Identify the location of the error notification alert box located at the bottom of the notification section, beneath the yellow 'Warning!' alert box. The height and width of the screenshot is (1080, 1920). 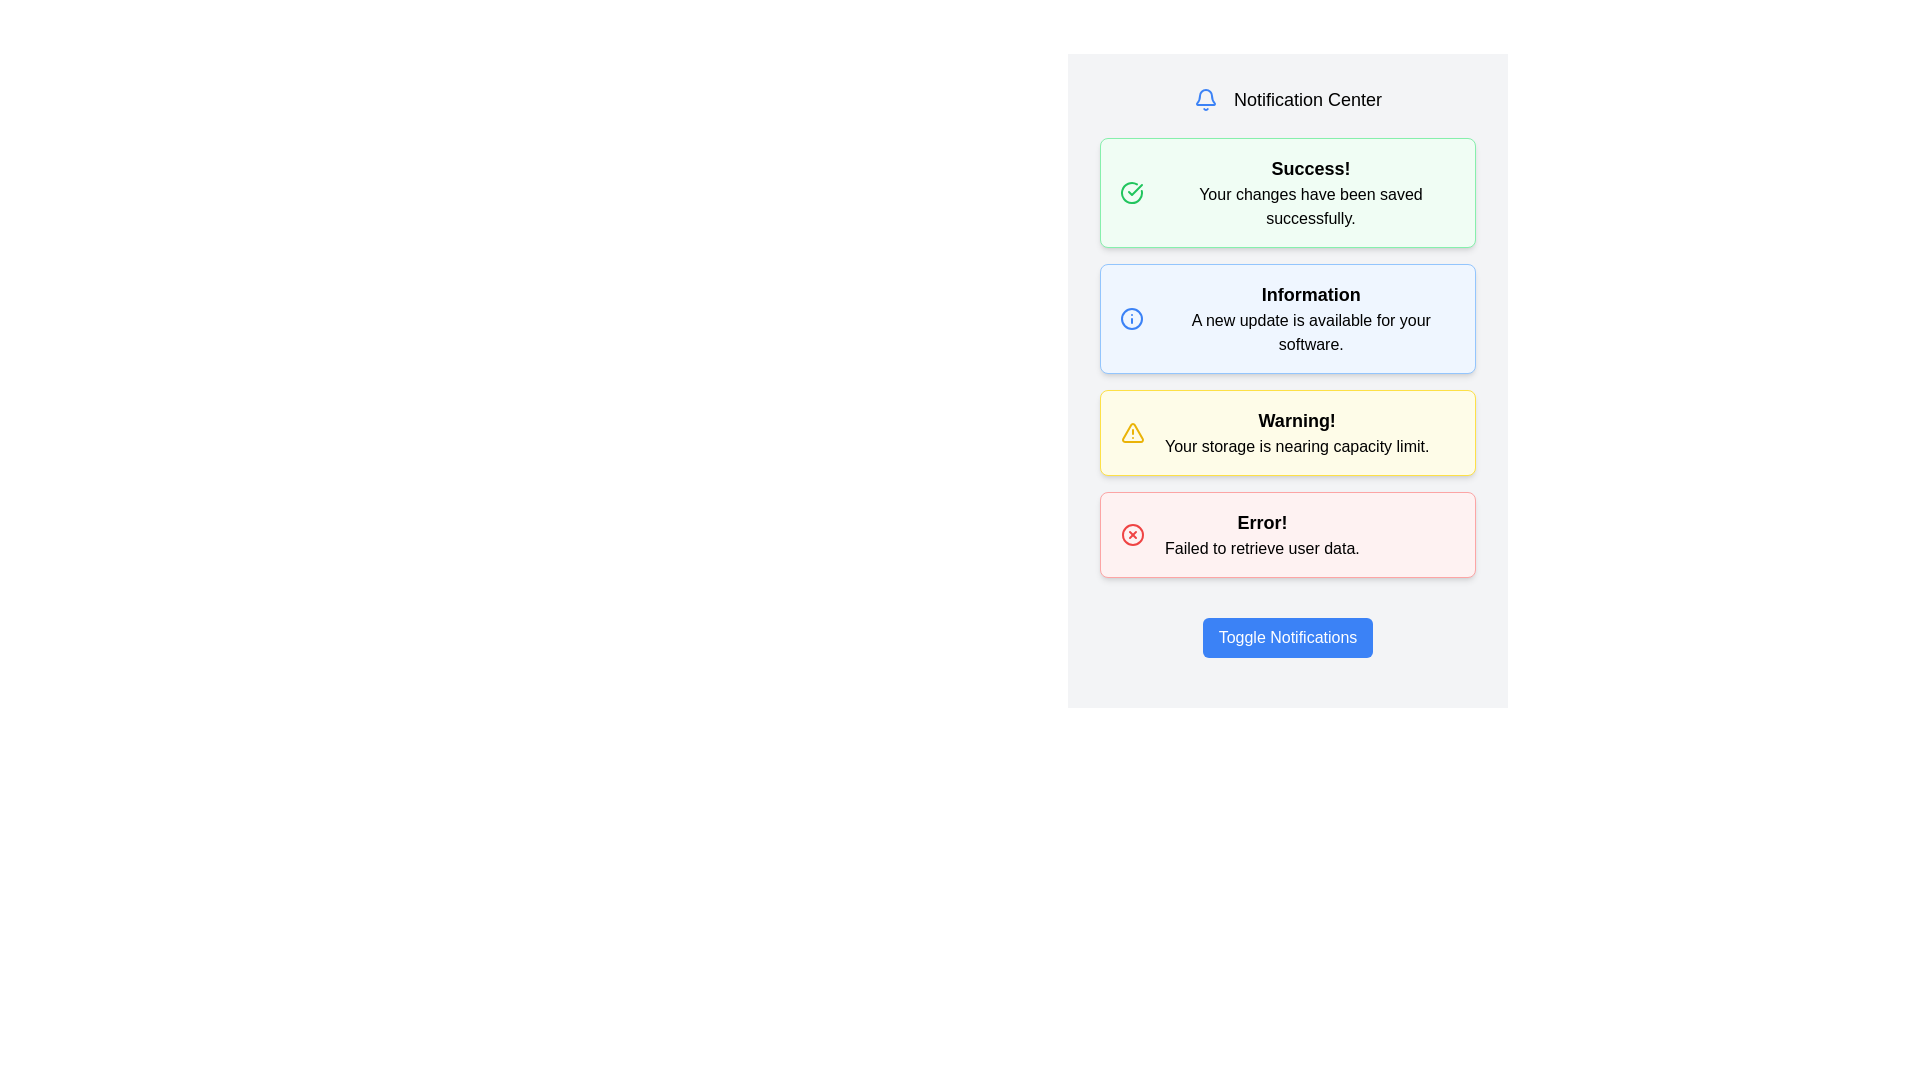
(1287, 534).